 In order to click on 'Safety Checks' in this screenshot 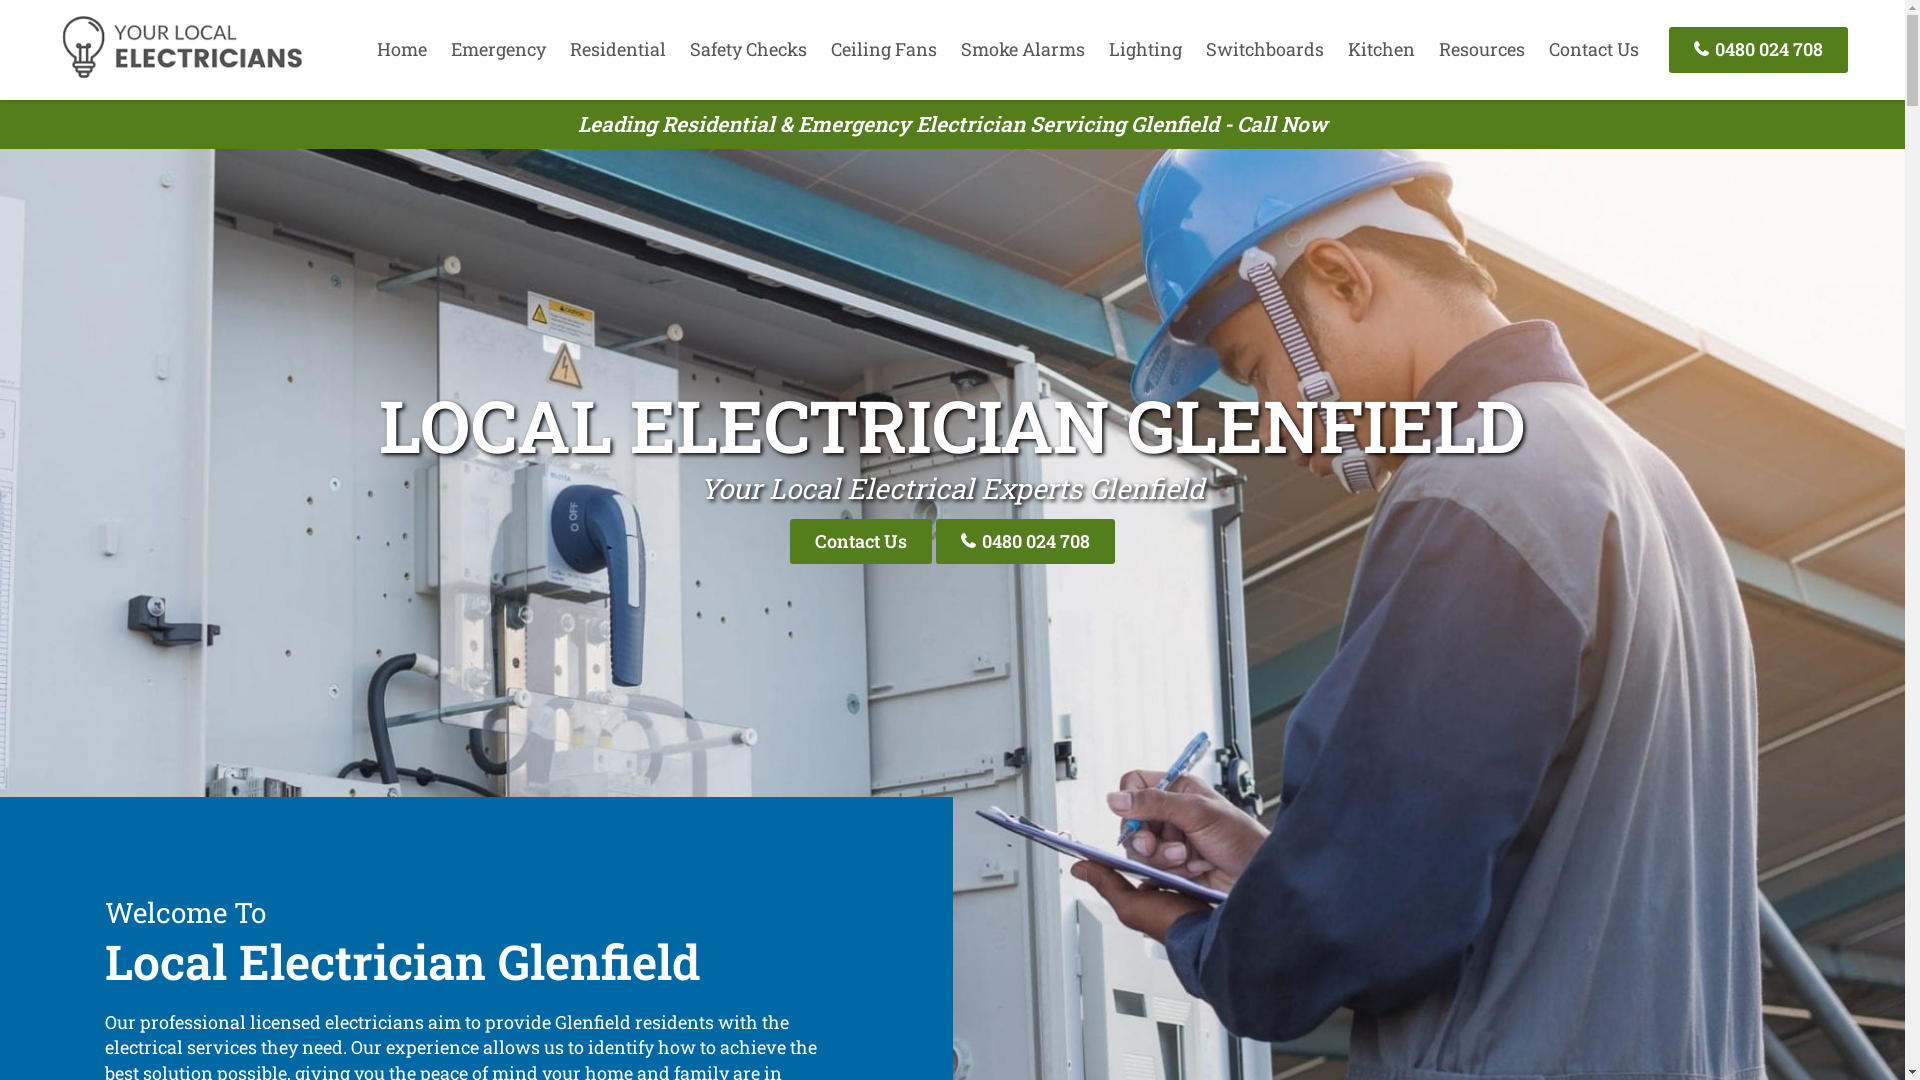, I will do `click(747, 48)`.